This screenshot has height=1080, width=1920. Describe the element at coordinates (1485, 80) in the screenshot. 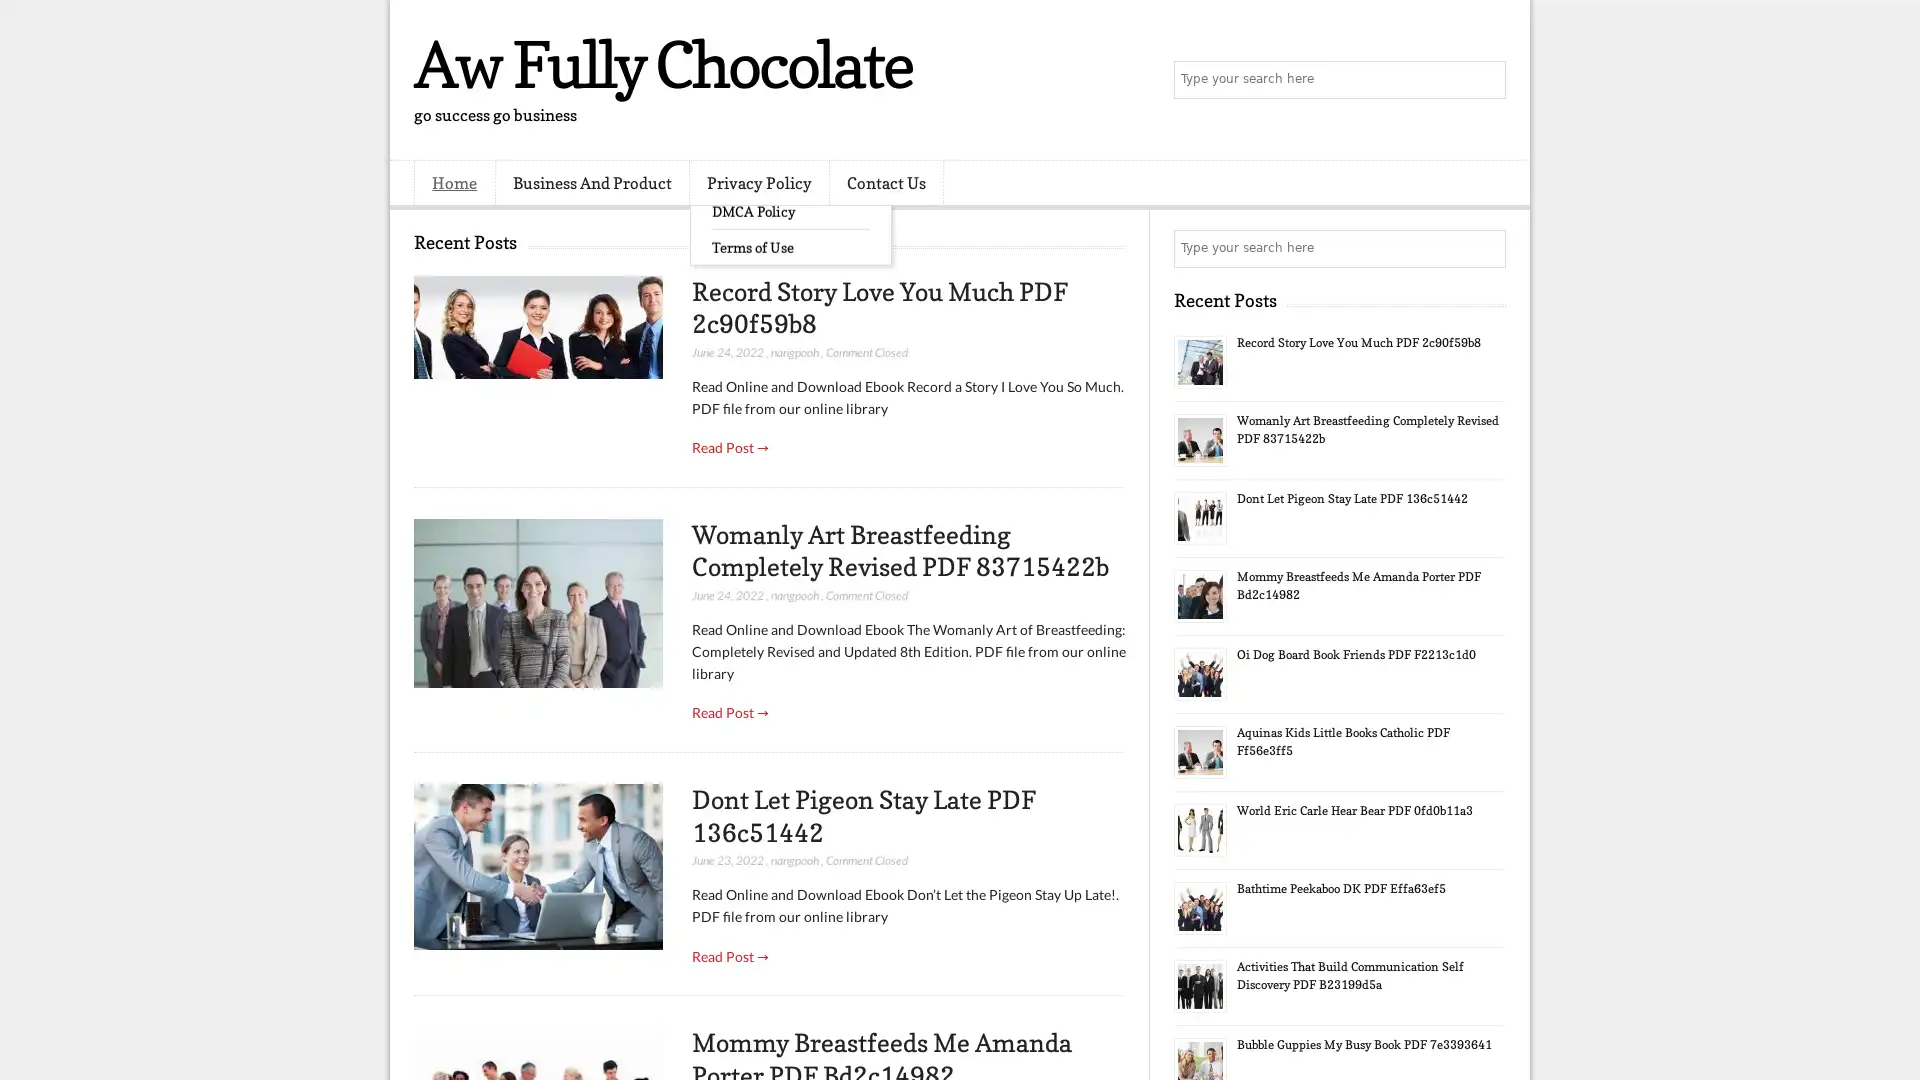

I see `Search` at that location.